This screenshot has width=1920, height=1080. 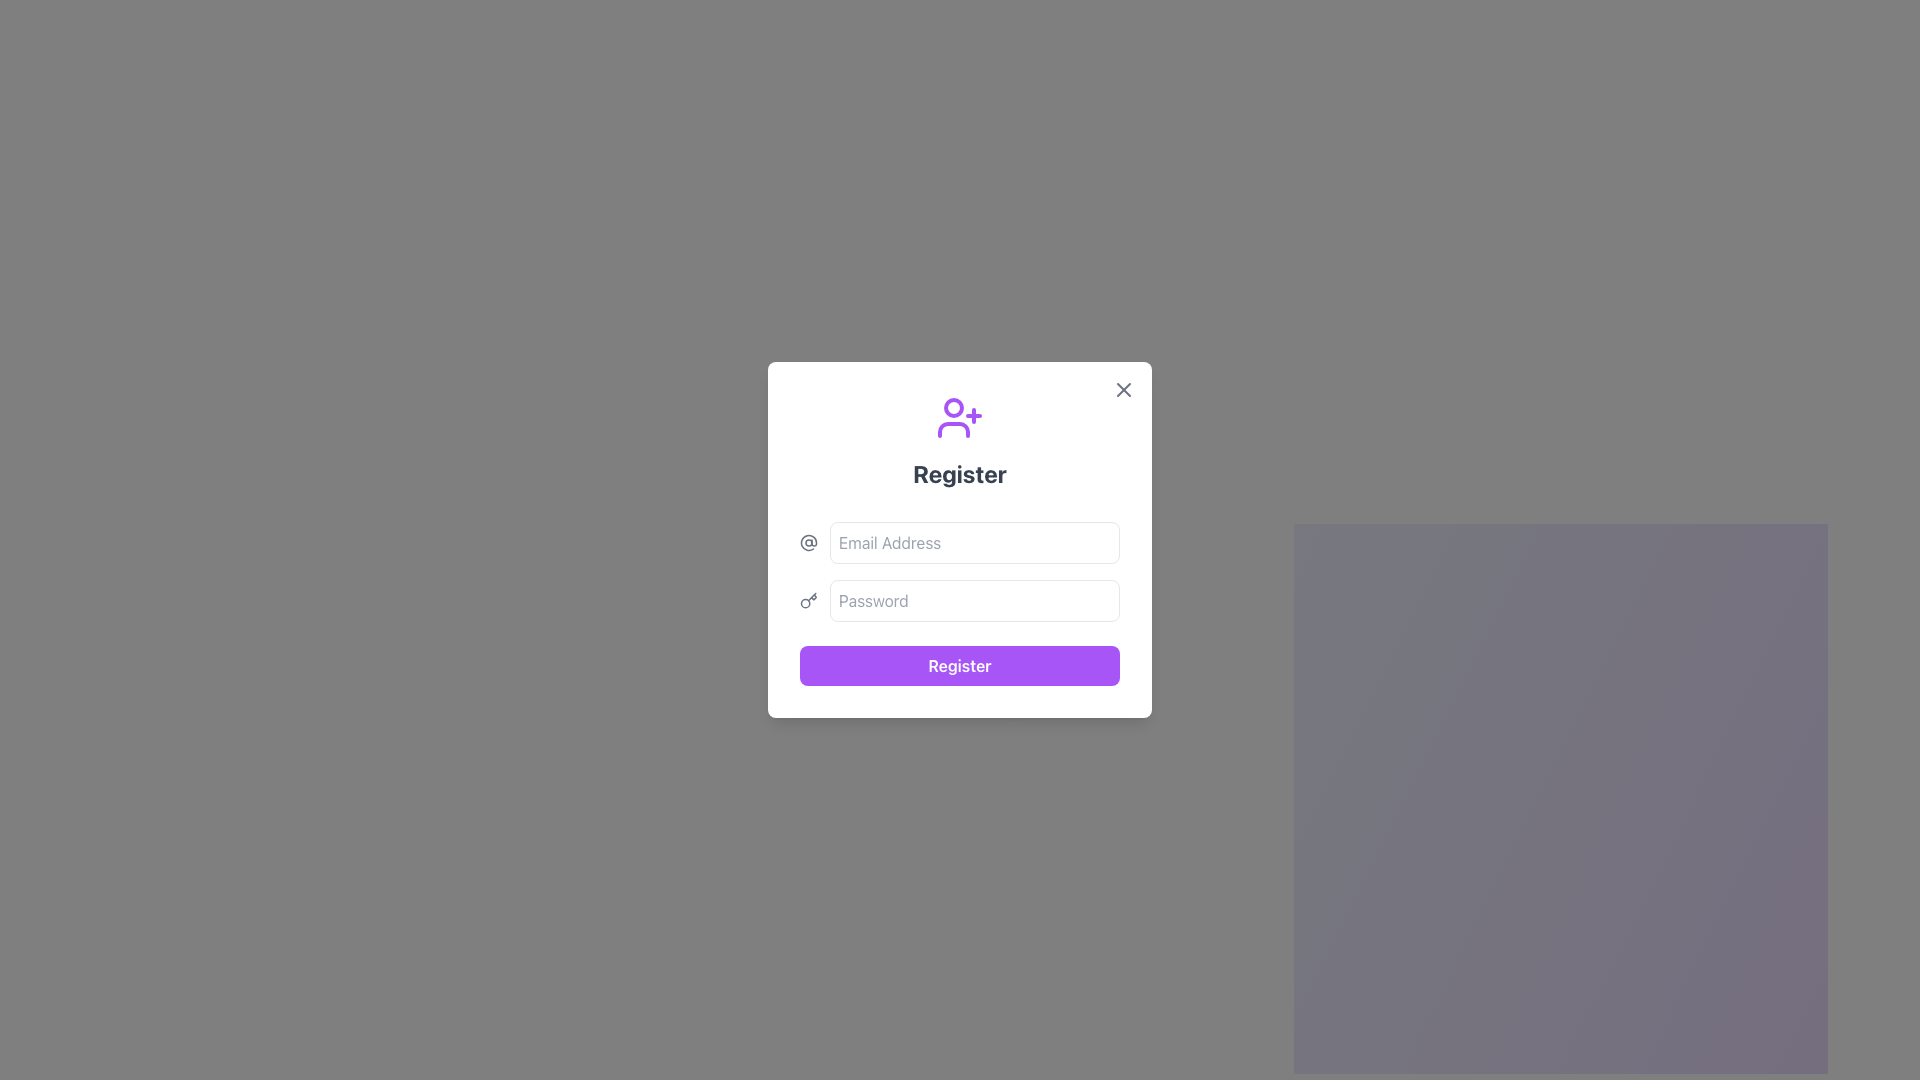 What do you see at coordinates (953, 407) in the screenshot?
I see `the circular decorative icon element within the SVG located at the top of the registration modal` at bounding box center [953, 407].